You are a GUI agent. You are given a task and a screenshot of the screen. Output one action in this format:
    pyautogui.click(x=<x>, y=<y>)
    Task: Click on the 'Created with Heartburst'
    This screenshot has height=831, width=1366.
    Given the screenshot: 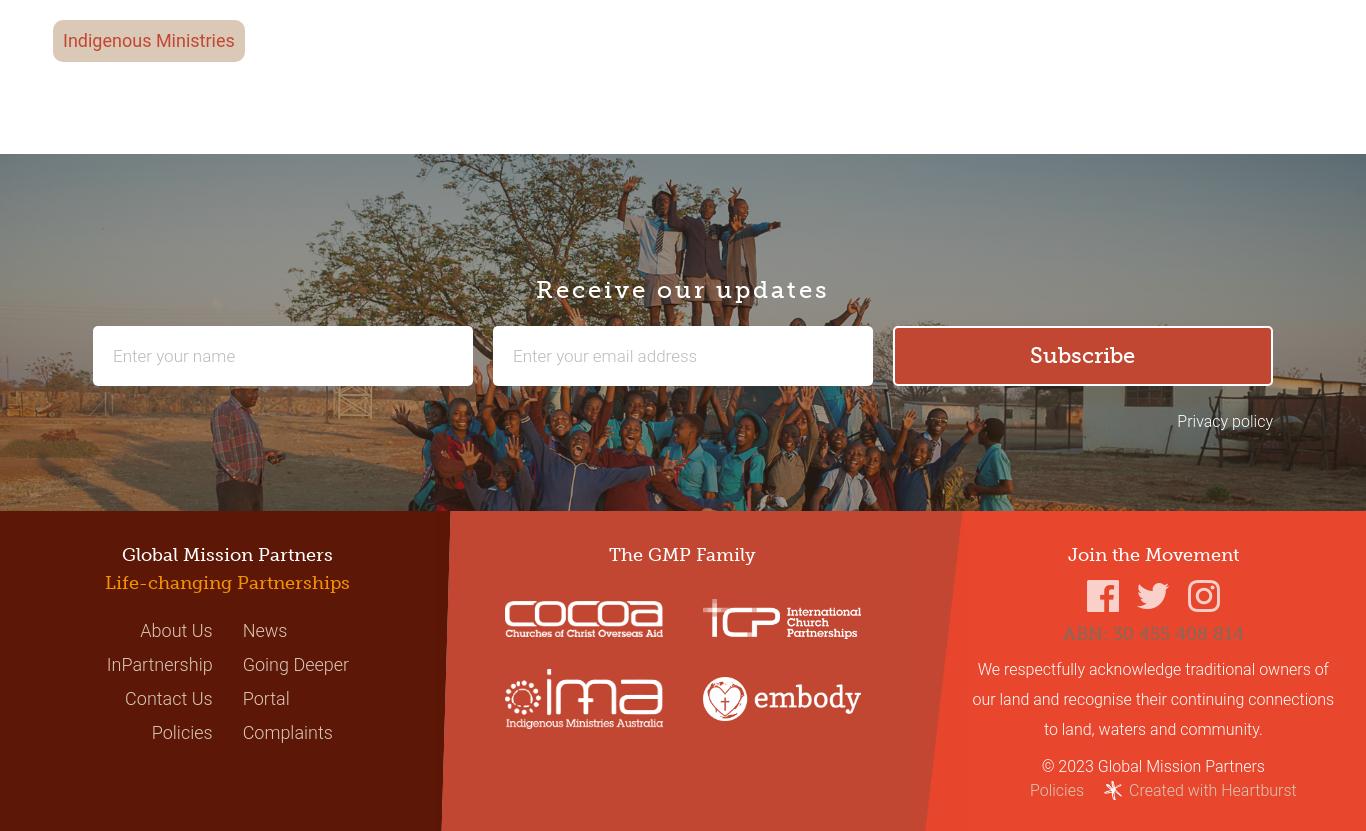 What is the action you would take?
    pyautogui.click(x=1212, y=789)
    